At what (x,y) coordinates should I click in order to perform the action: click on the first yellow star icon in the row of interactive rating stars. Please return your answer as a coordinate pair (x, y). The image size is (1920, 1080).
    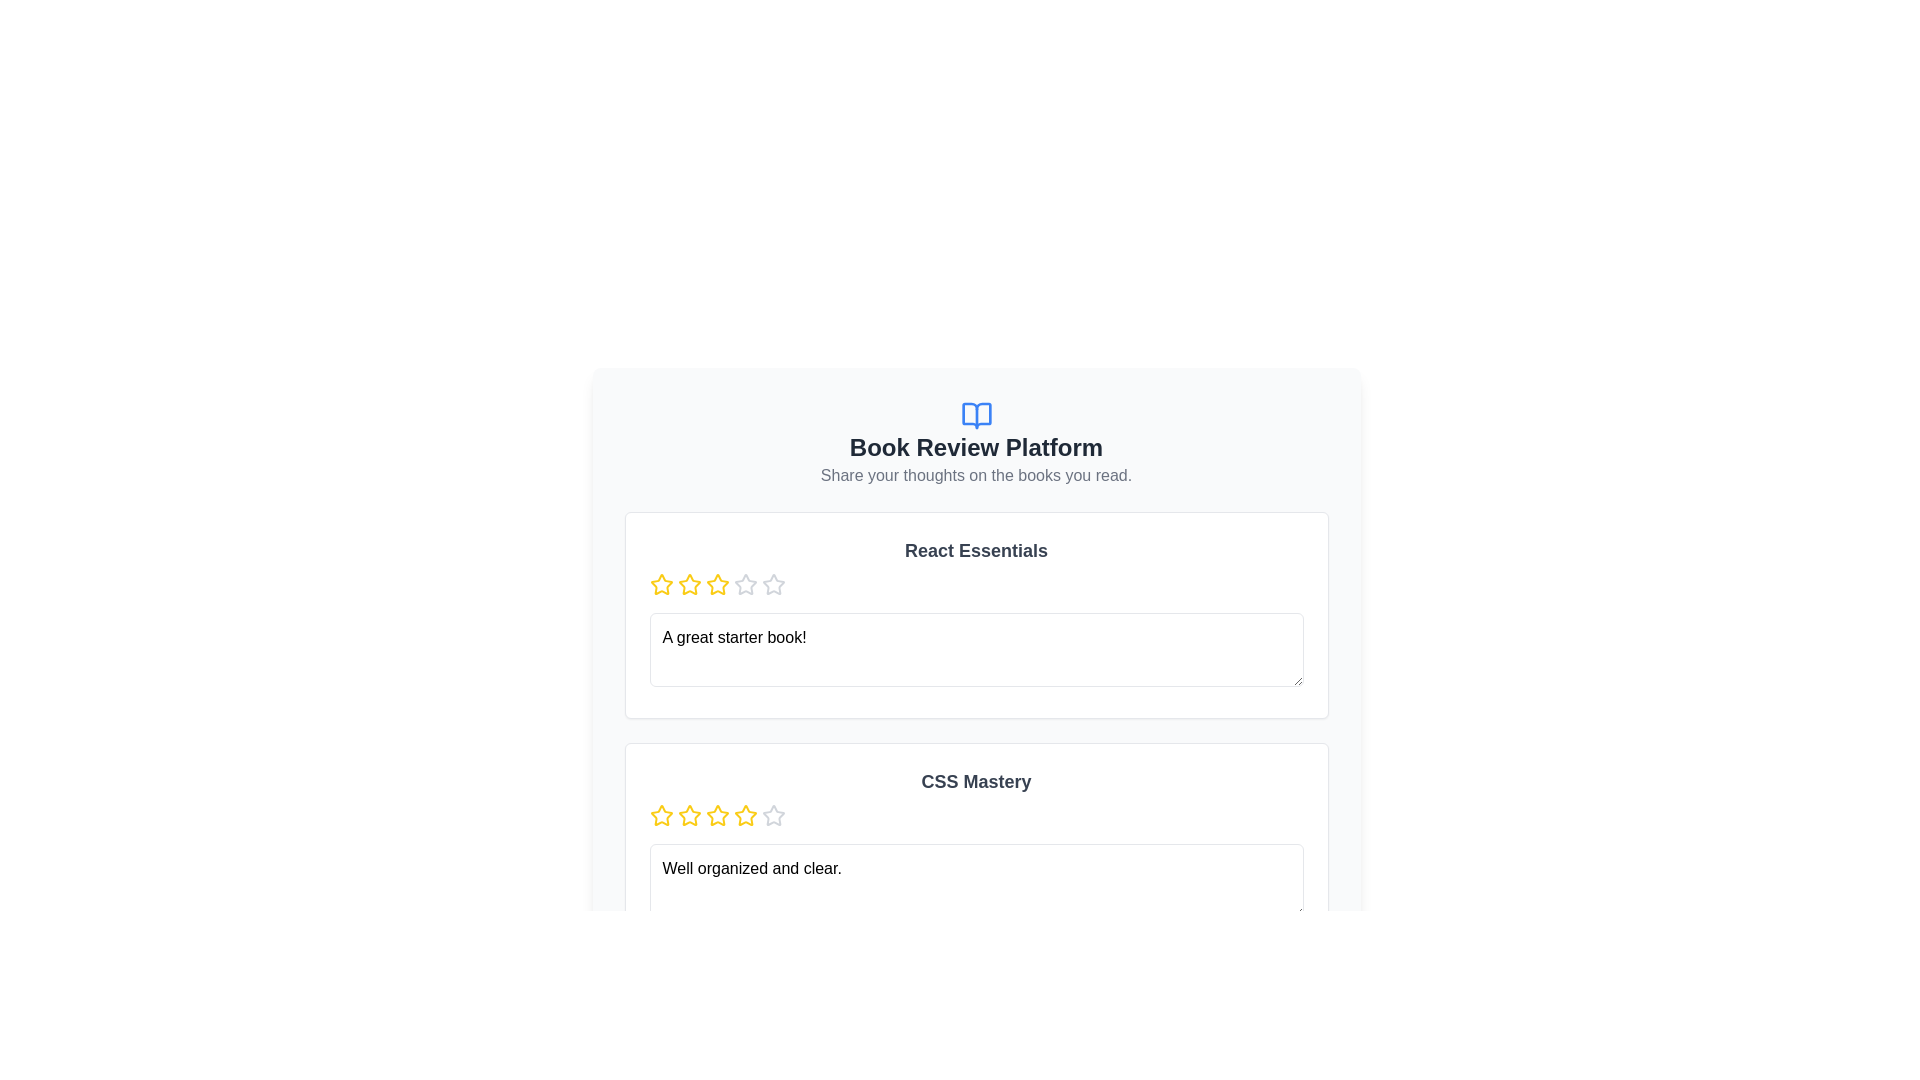
    Looking at the image, I should click on (661, 585).